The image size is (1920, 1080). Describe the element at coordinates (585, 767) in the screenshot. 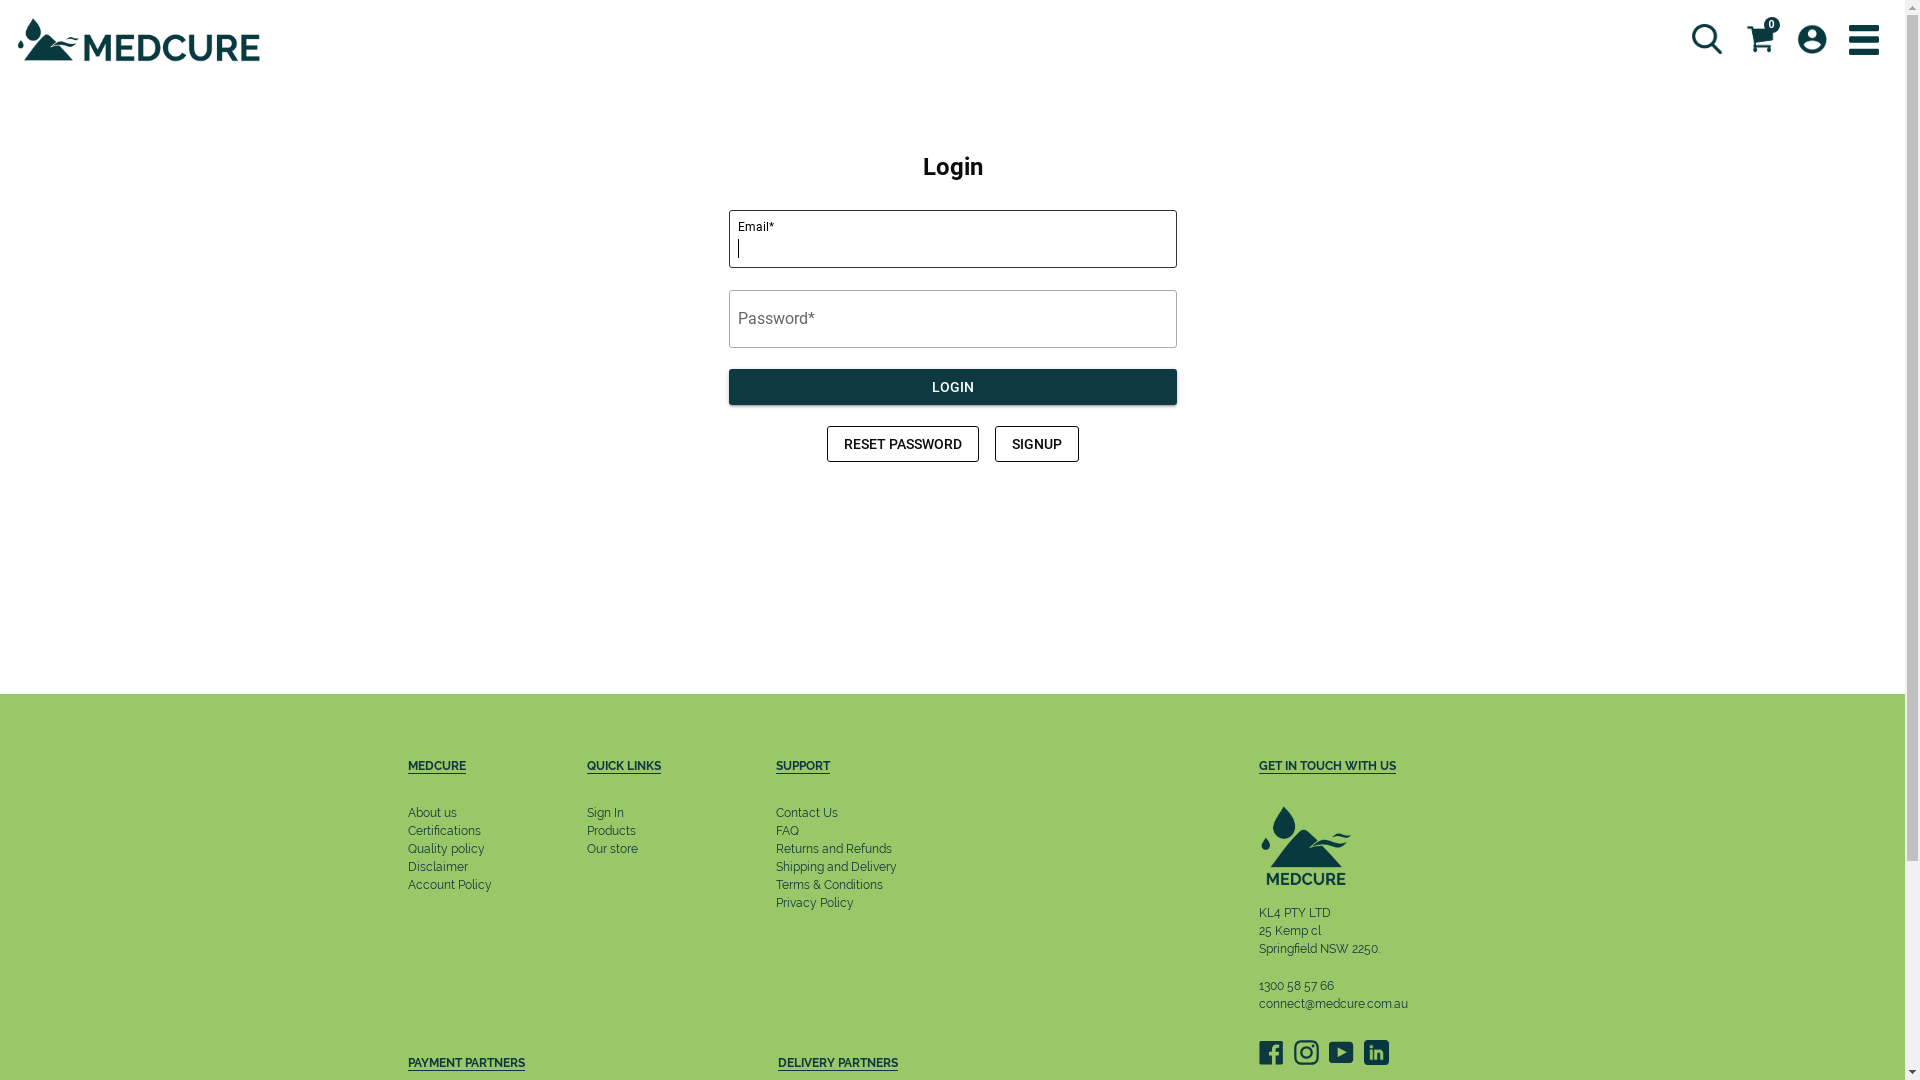

I see `'QUICK LINKS'` at that location.